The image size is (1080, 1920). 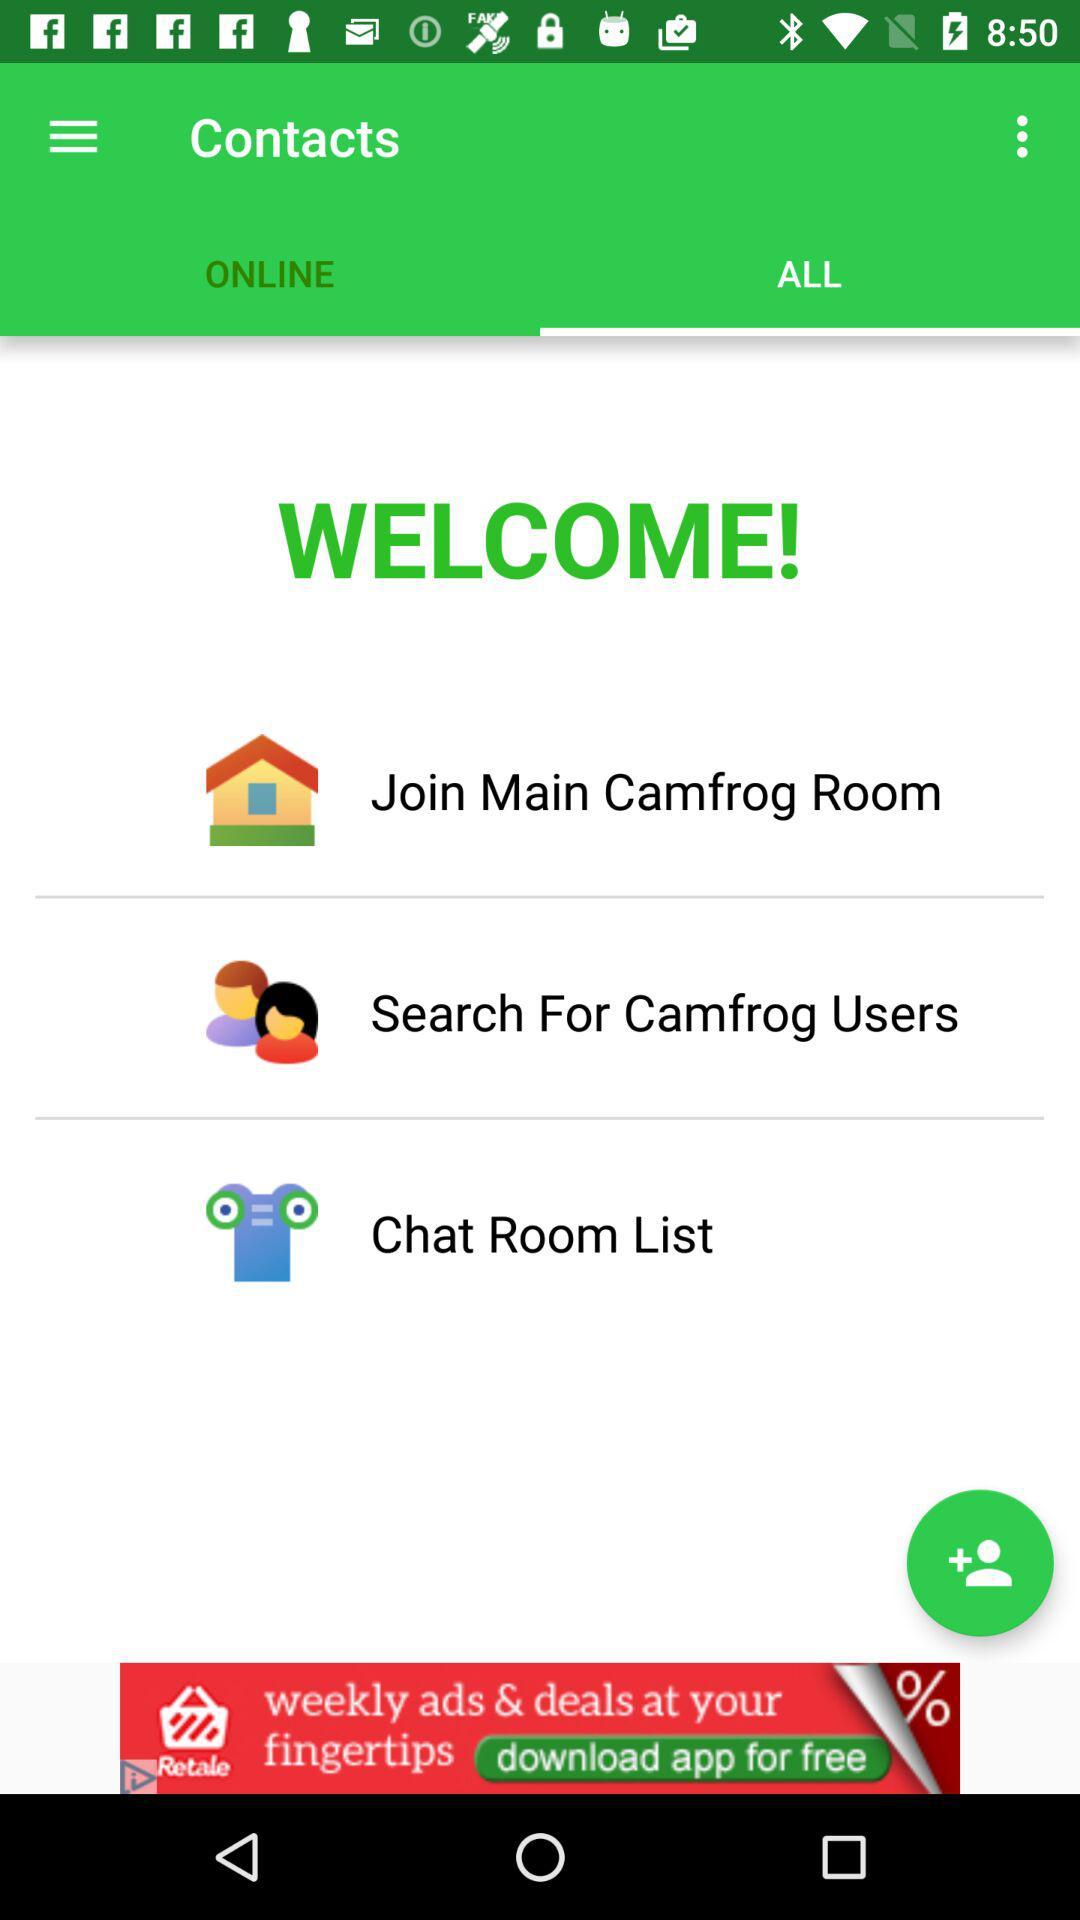 What do you see at coordinates (540, 1727) in the screenshot?
I see `link to advertisement` at bounding box center [540, 1727].